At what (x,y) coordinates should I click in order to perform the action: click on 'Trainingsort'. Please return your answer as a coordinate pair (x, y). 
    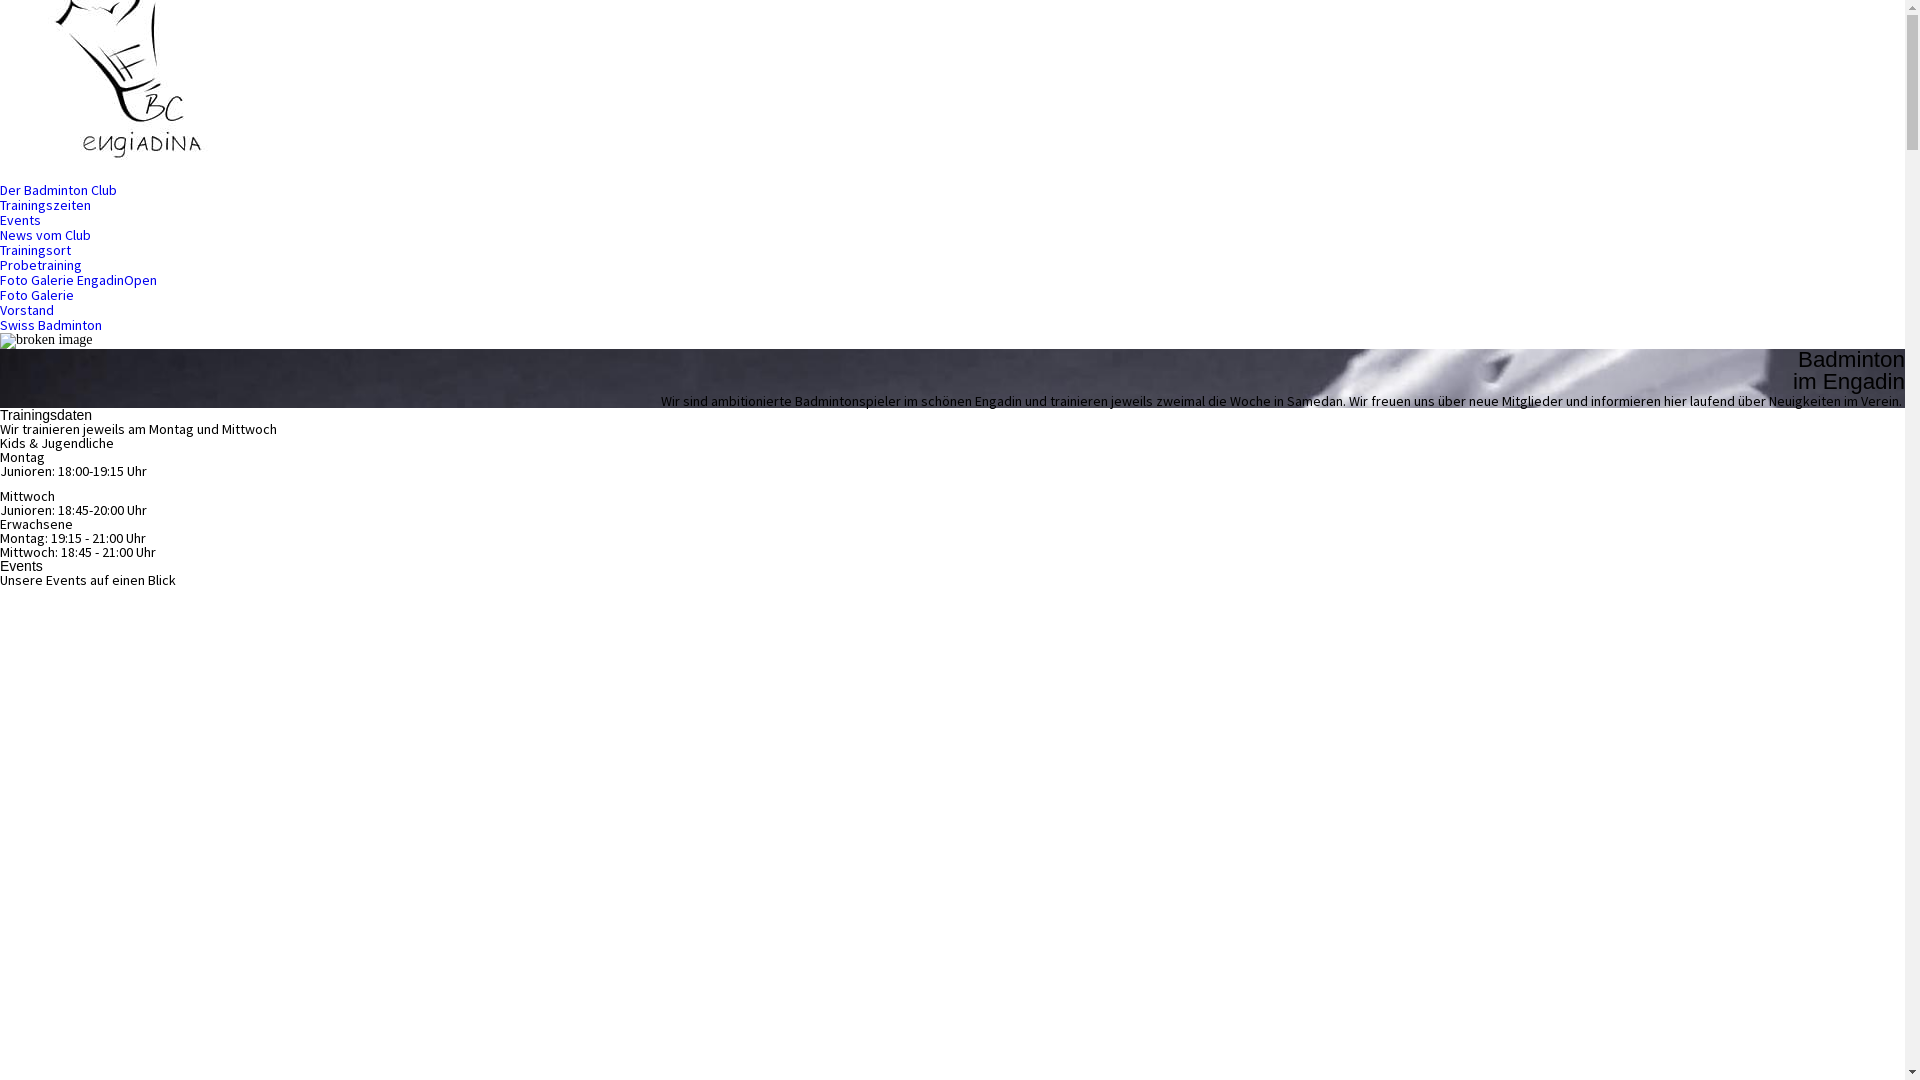
    Looking at the image, I should click on (35, 249).